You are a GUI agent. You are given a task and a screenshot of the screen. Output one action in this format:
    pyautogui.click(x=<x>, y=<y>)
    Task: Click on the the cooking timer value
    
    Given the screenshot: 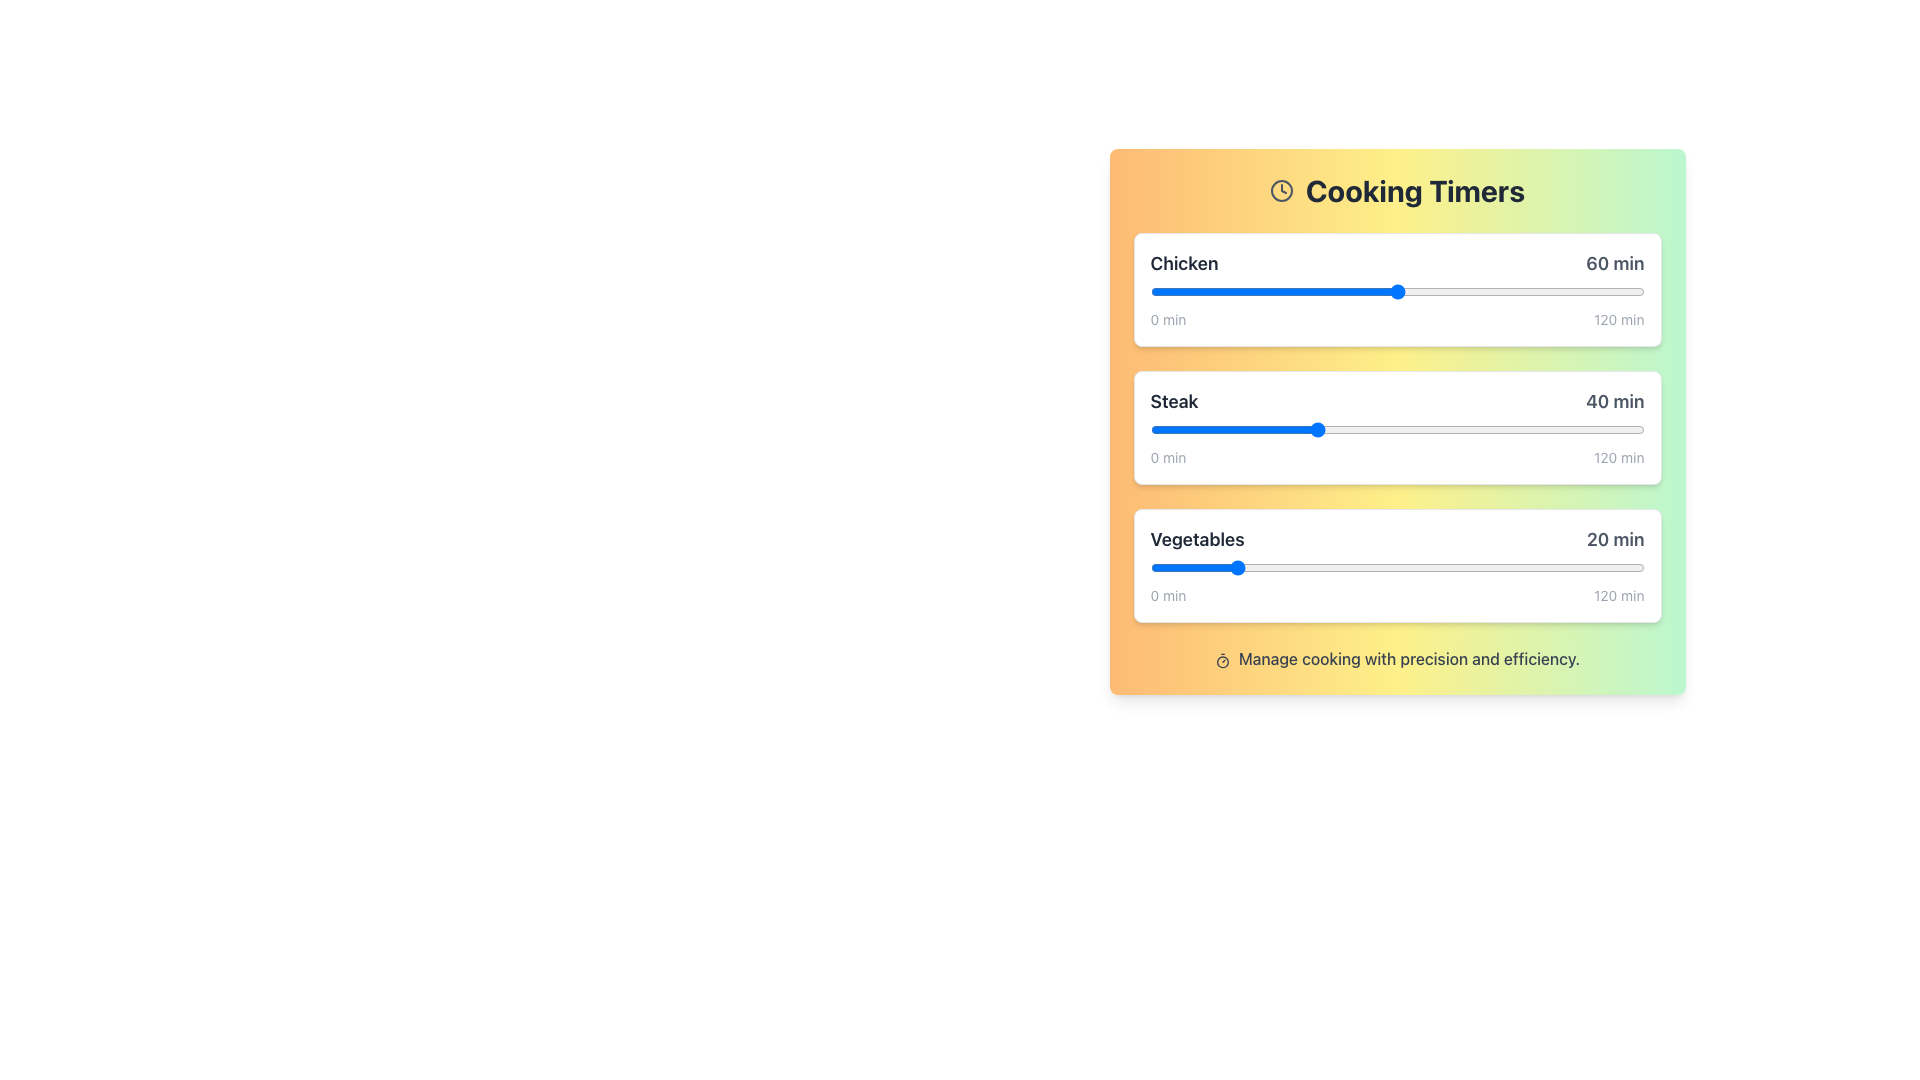 What is the action you would take?
    pyautogui.click(x=1183, y=292)
    